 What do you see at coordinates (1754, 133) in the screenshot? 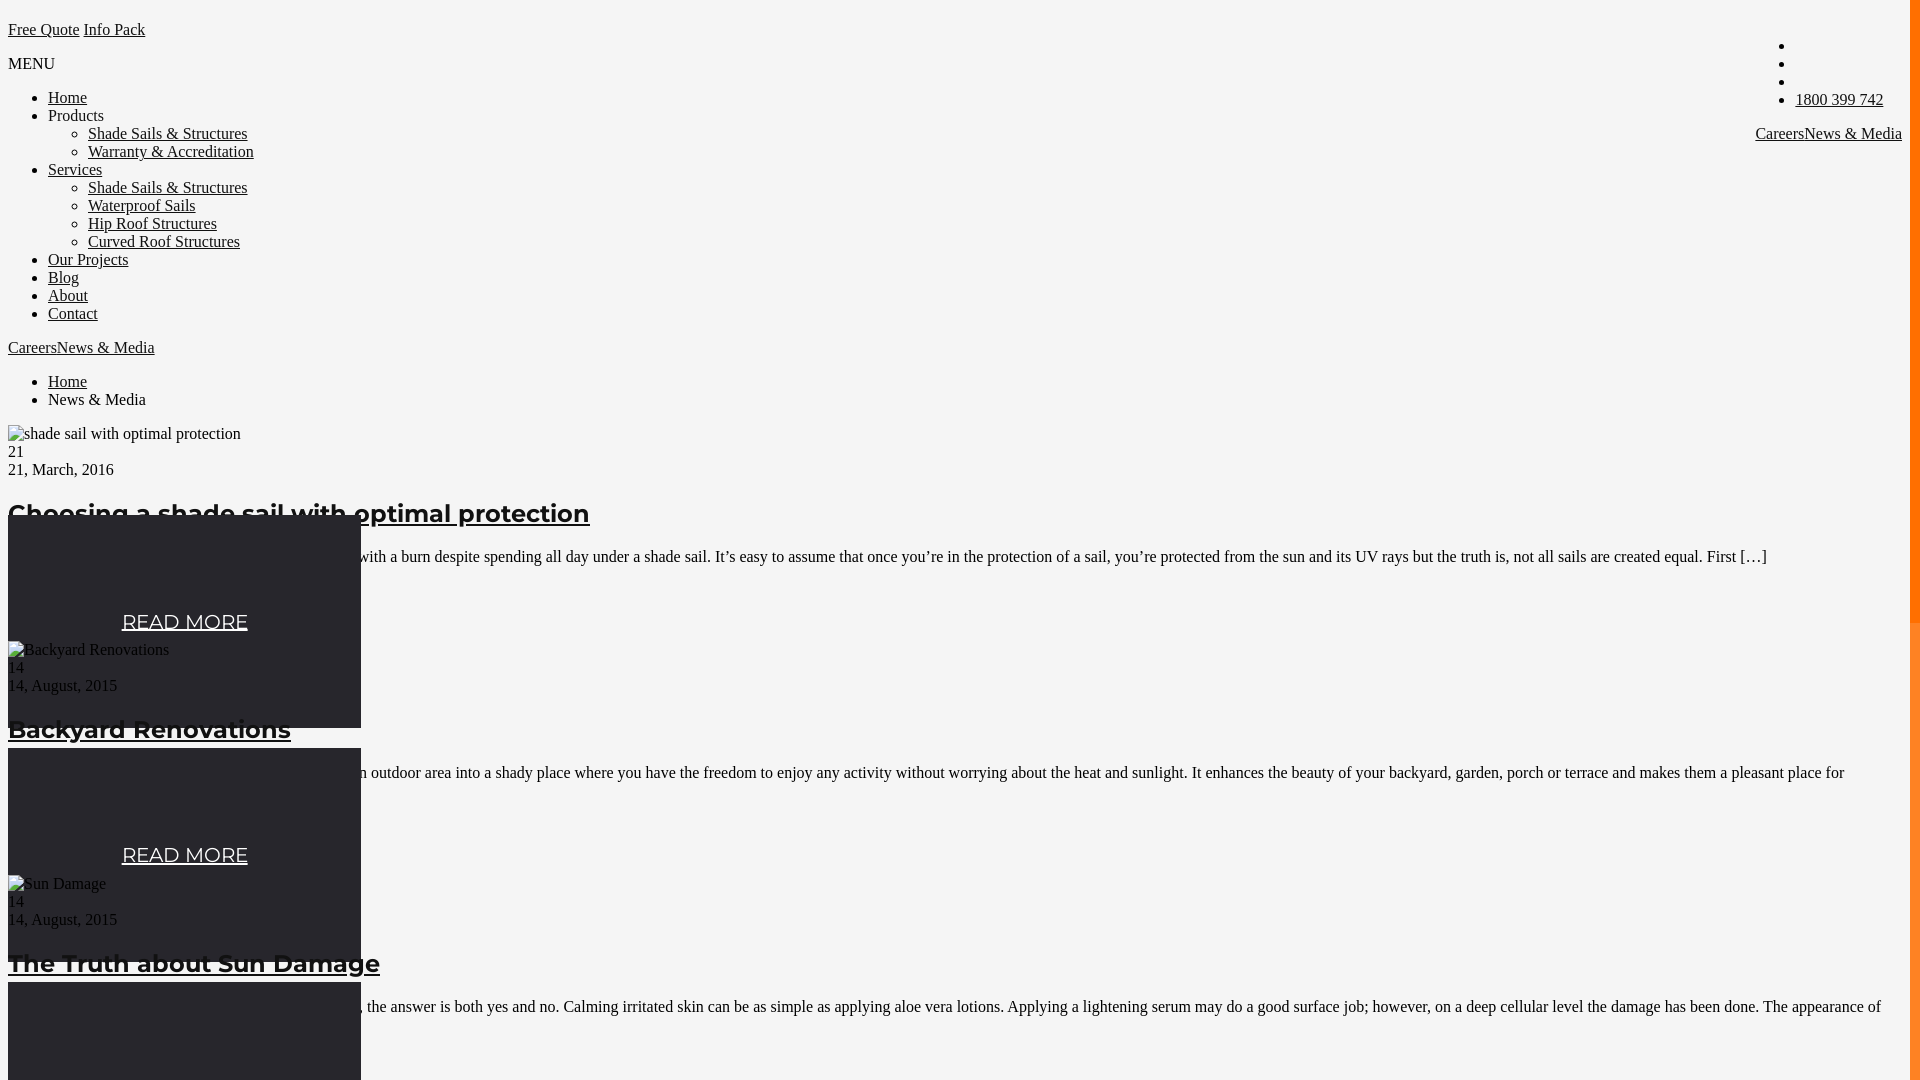
I see `'Careers'` at bounding box center [1754, 133].